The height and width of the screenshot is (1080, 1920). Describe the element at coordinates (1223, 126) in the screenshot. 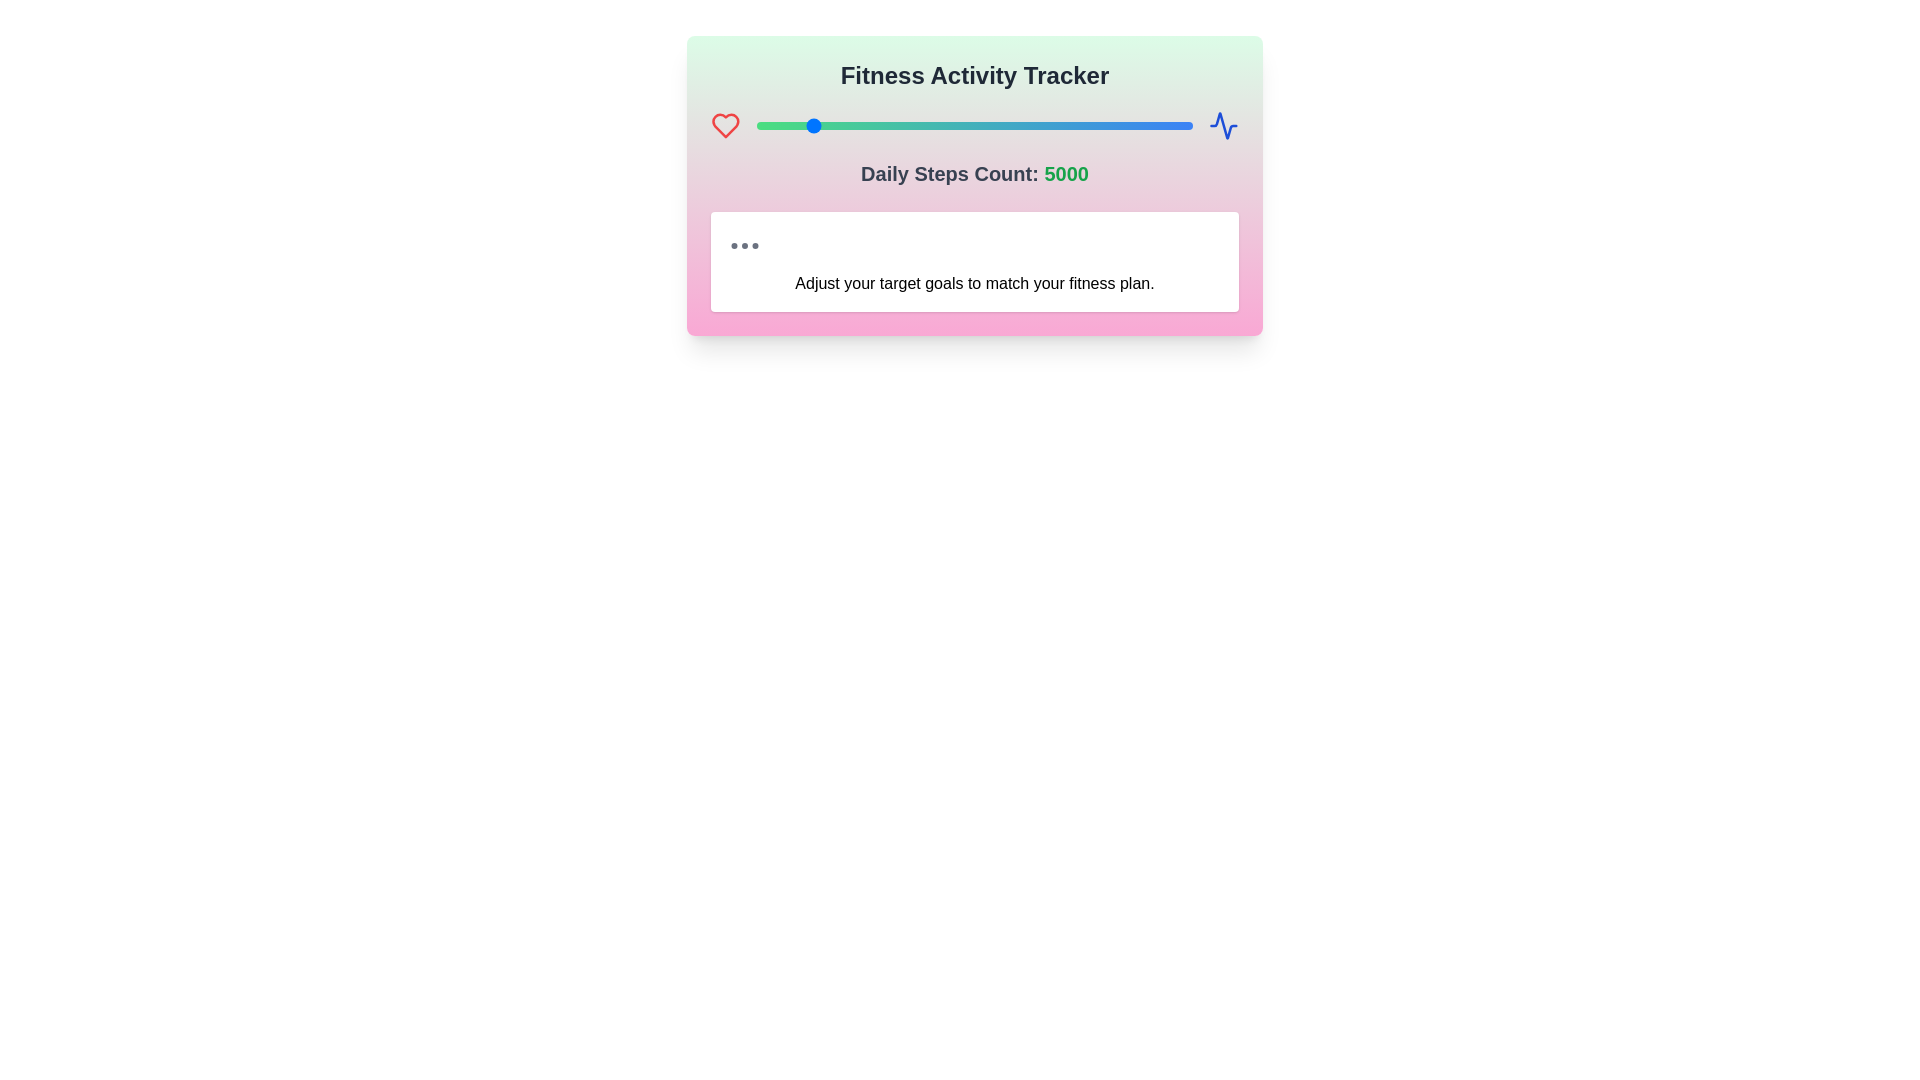

I see `the activity icon located at its center` at that location.